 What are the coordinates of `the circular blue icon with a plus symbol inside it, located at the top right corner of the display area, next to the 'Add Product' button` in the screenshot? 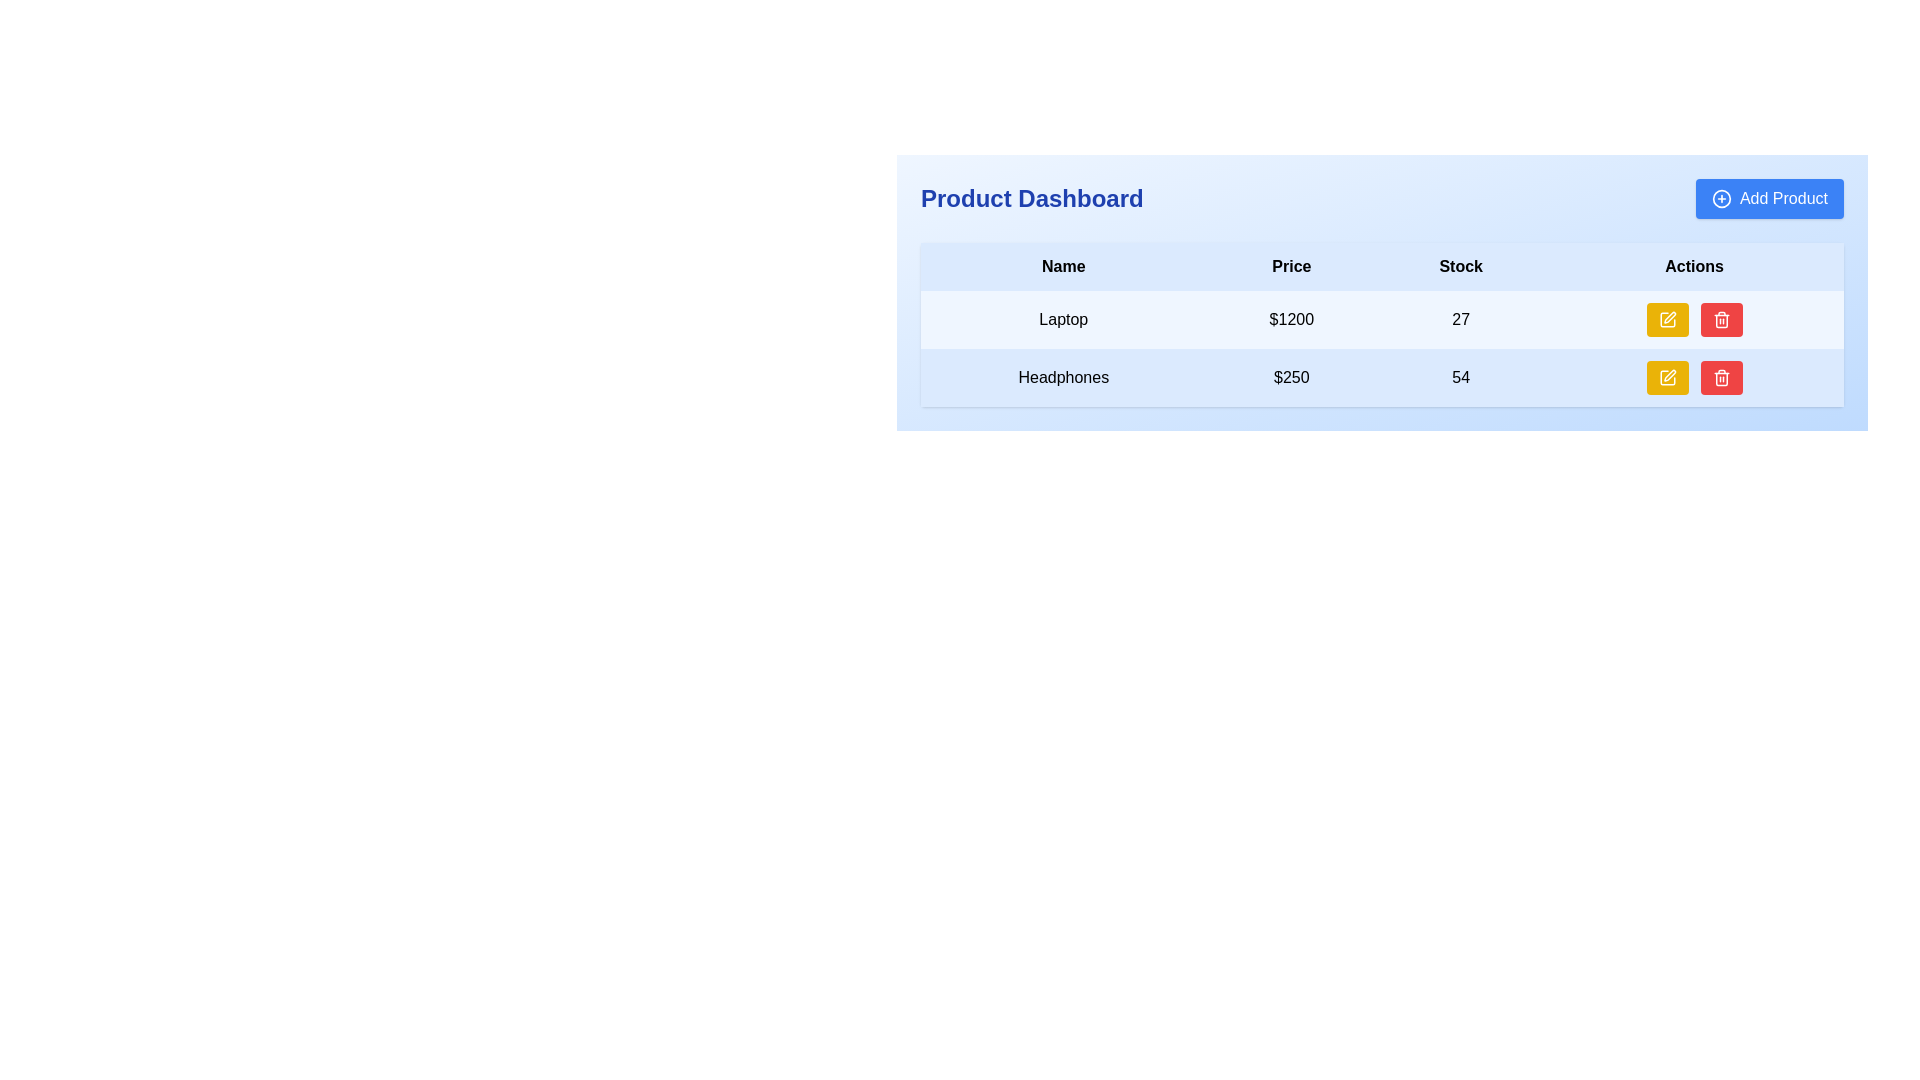 It's located at (1720, 199).